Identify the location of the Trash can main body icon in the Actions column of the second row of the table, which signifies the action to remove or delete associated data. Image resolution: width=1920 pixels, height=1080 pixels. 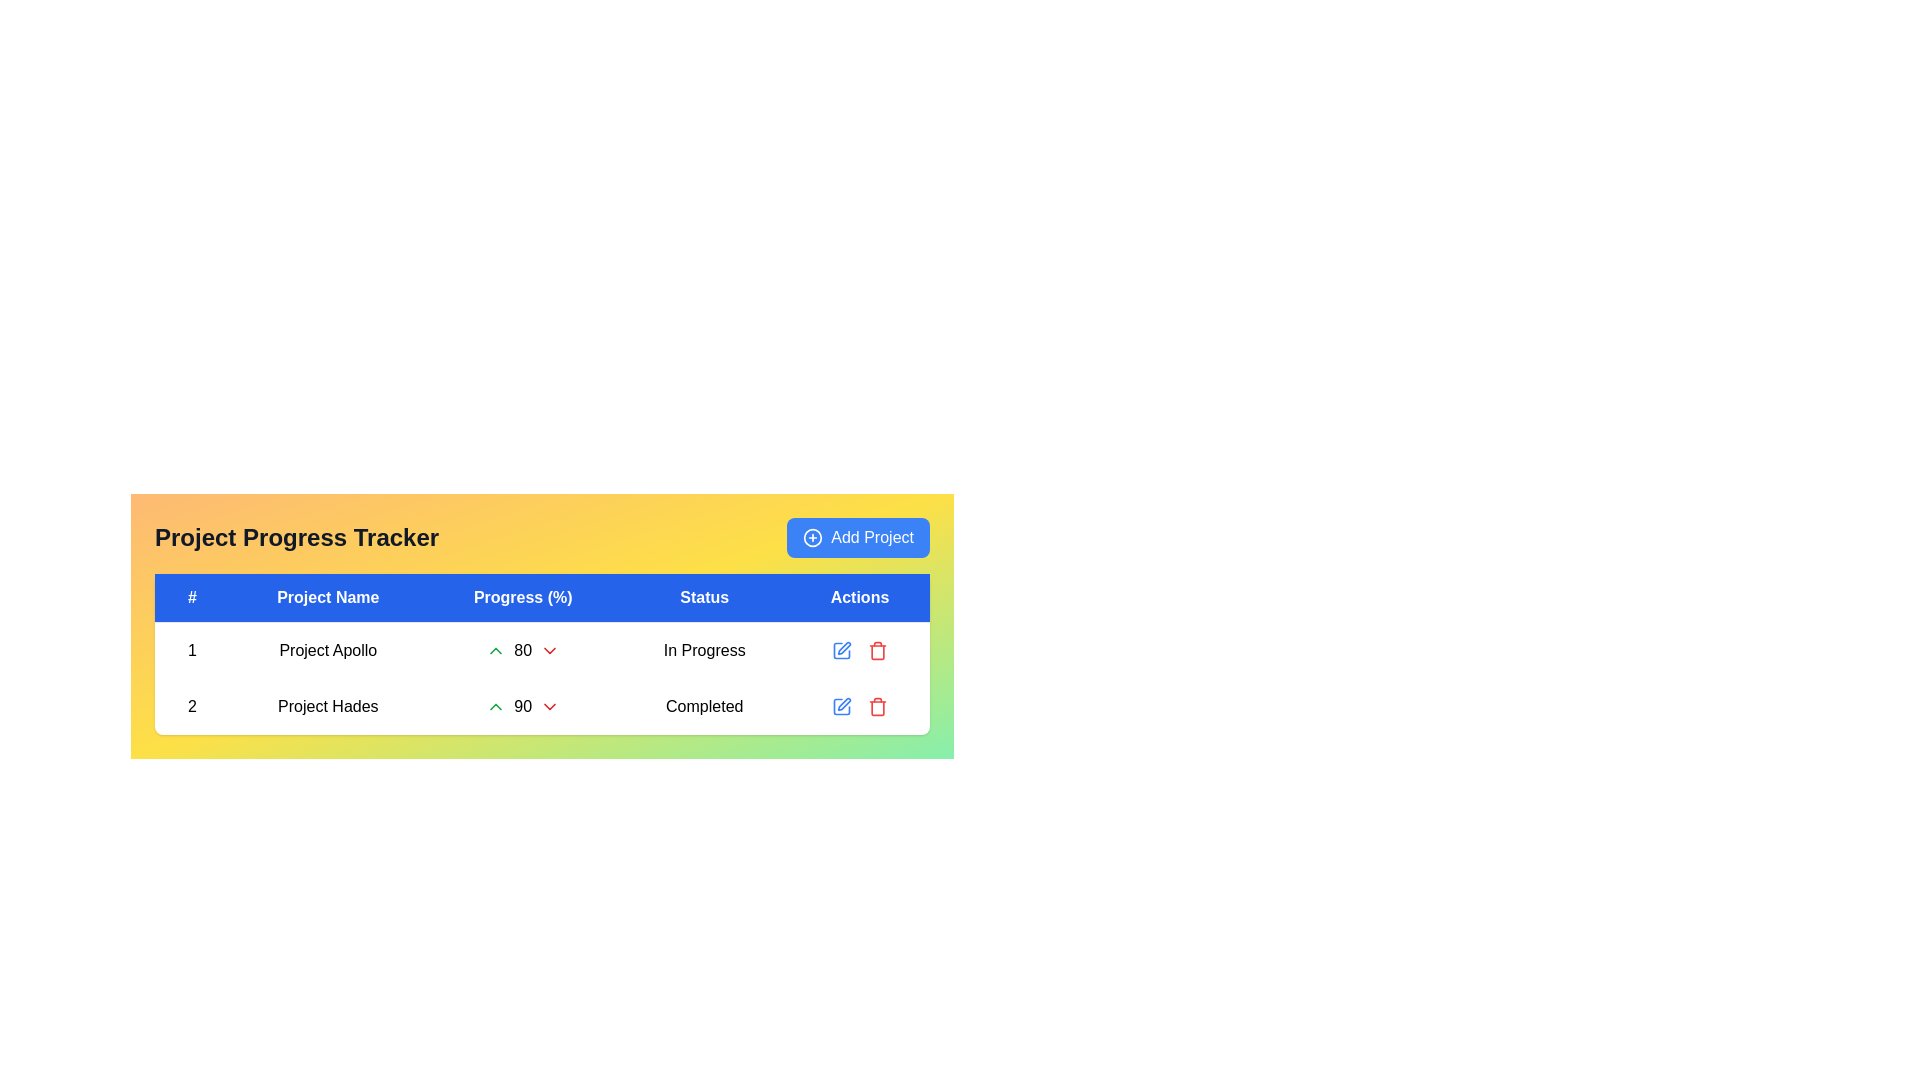
(878, 652).